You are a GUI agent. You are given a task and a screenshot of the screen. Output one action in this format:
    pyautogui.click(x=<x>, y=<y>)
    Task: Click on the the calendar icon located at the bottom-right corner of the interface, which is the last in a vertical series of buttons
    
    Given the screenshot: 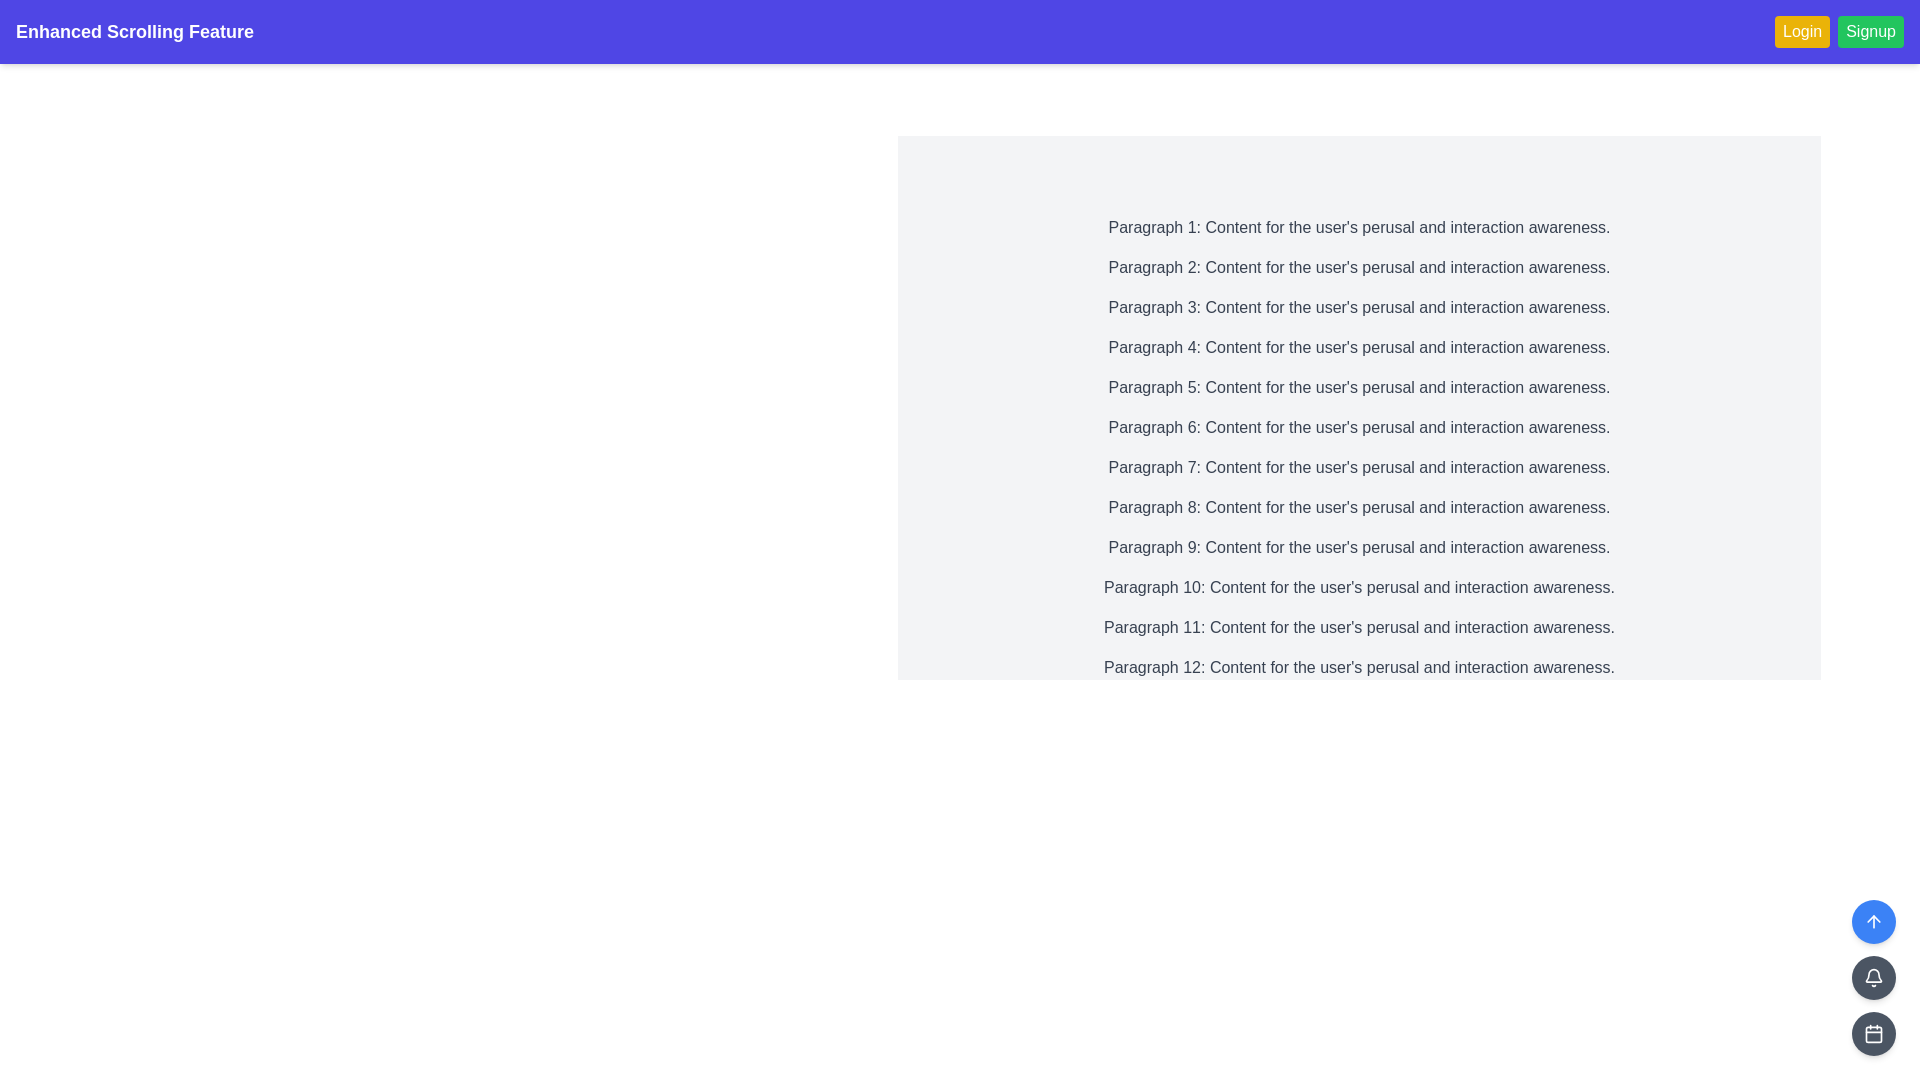 What is the action you would take?
    pyautogui.click(x=1872, y=1033)
    